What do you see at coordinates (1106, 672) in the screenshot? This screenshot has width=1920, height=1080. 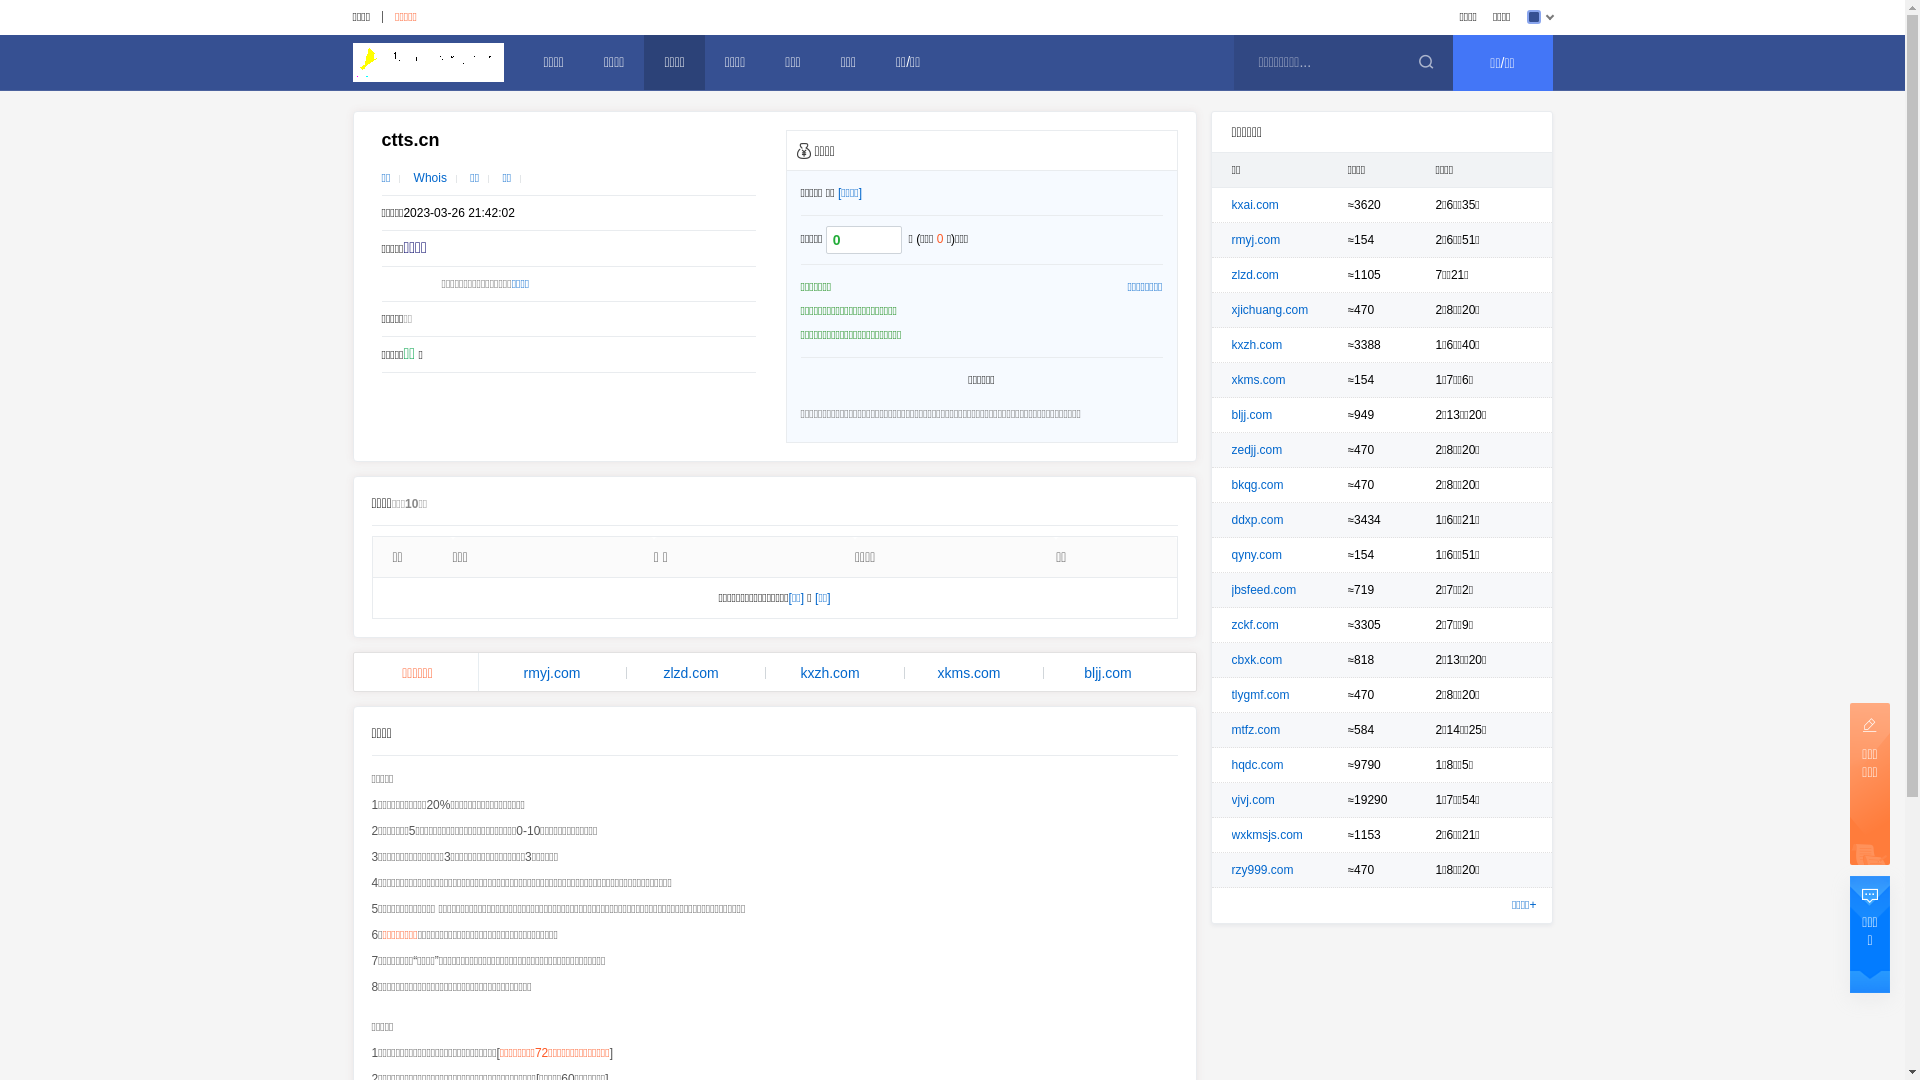 I see `'bljj.com'` at bounding box center [1106, 672].